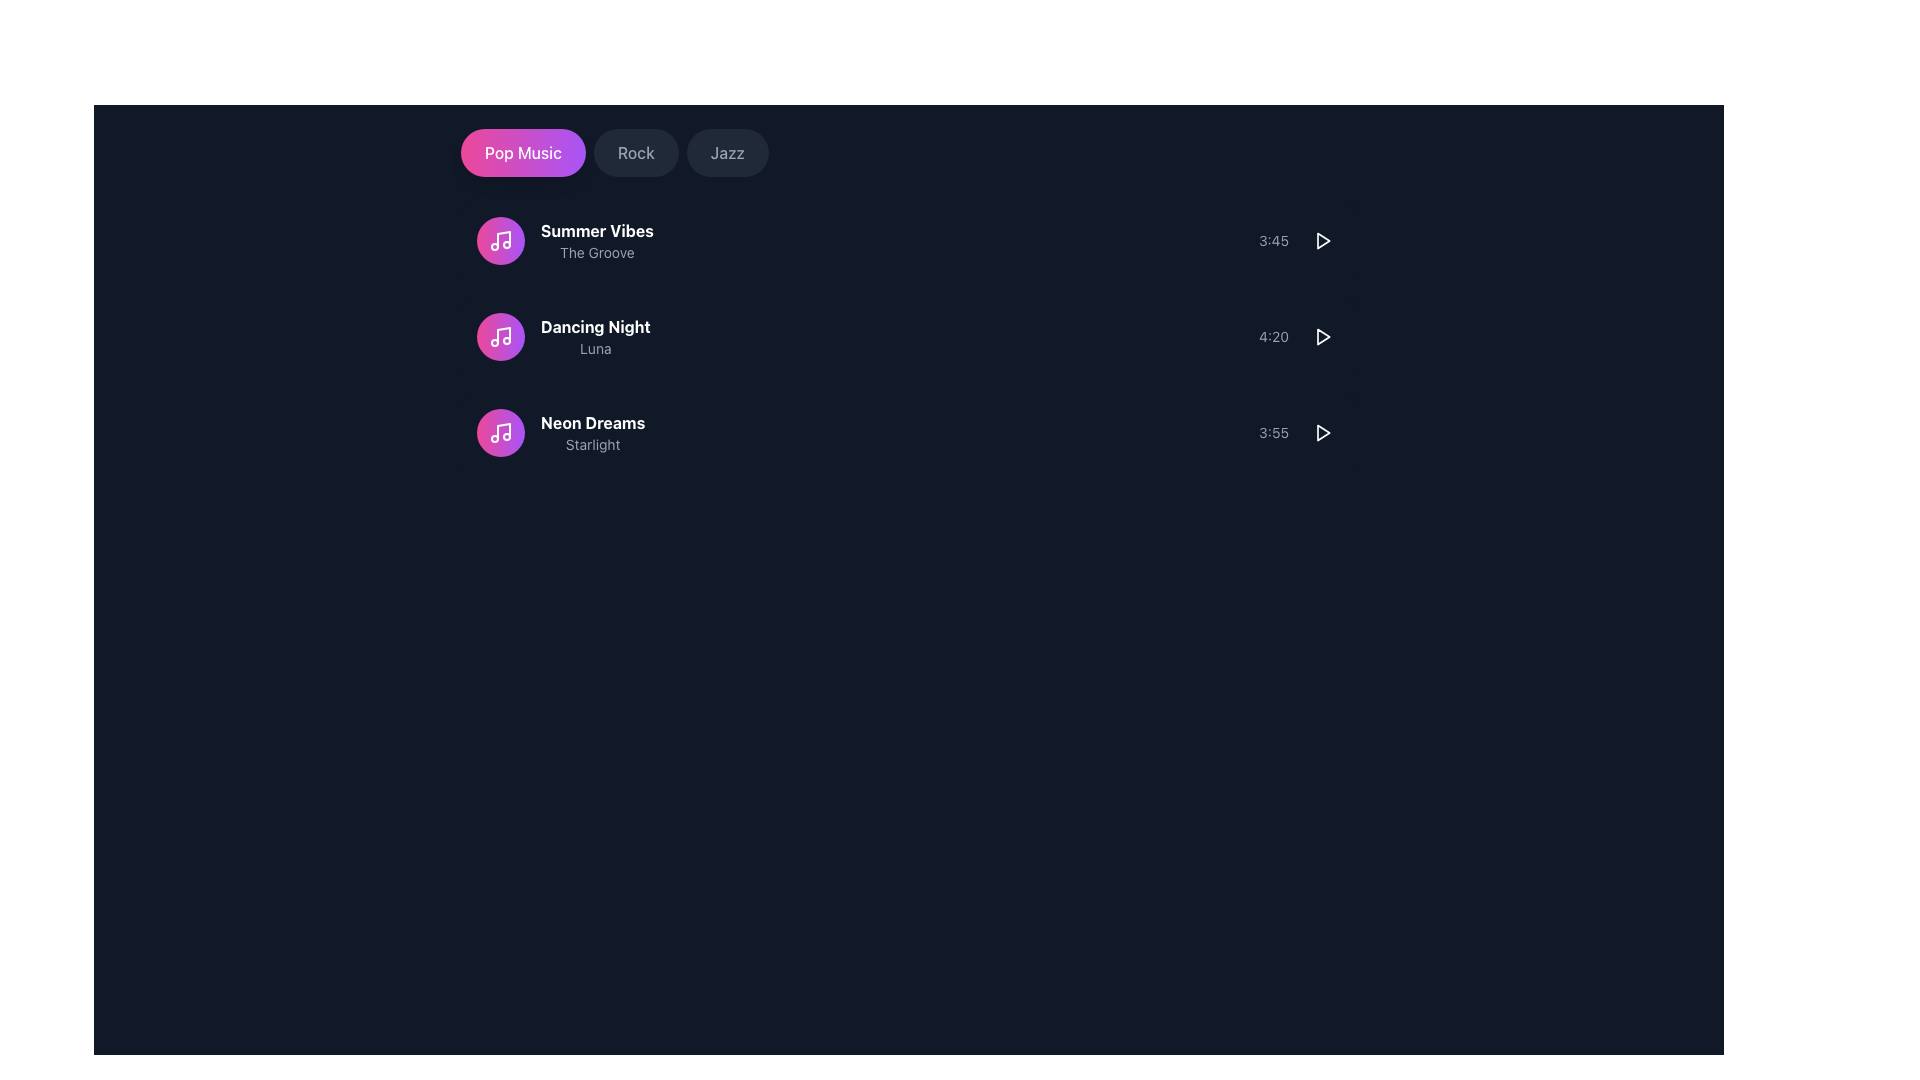 Image resolution: width=1920 pixels, height=1080 pixels. Describe the element at coordinates (1323, 431) in the screenshot. I see `the play button, which is a right-pointing triangle symbol, located in the row for 'Neon Dreams' and positioned to the right of the duration text '3:55'. This is the third play button in the list` at that location.